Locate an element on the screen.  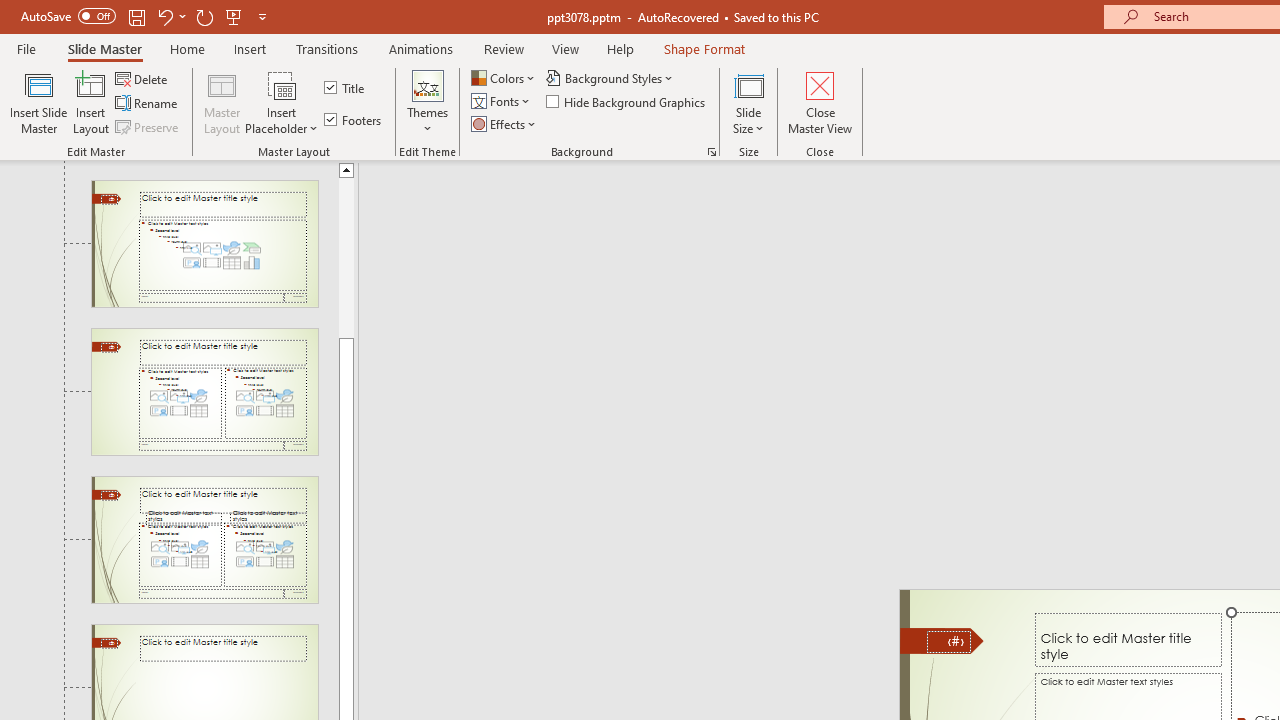
'Slide Number' is located at coordinates (948, 641).